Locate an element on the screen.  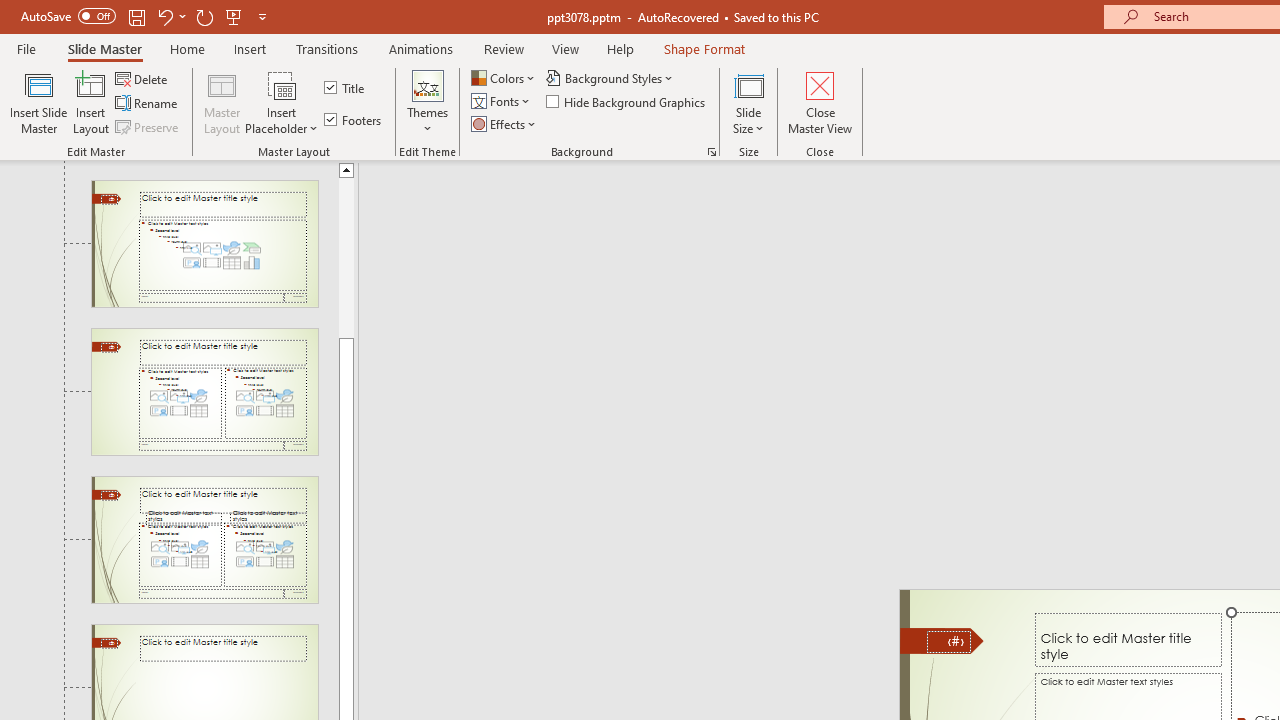
'Slide Number' is located at coordinates (948, 641).